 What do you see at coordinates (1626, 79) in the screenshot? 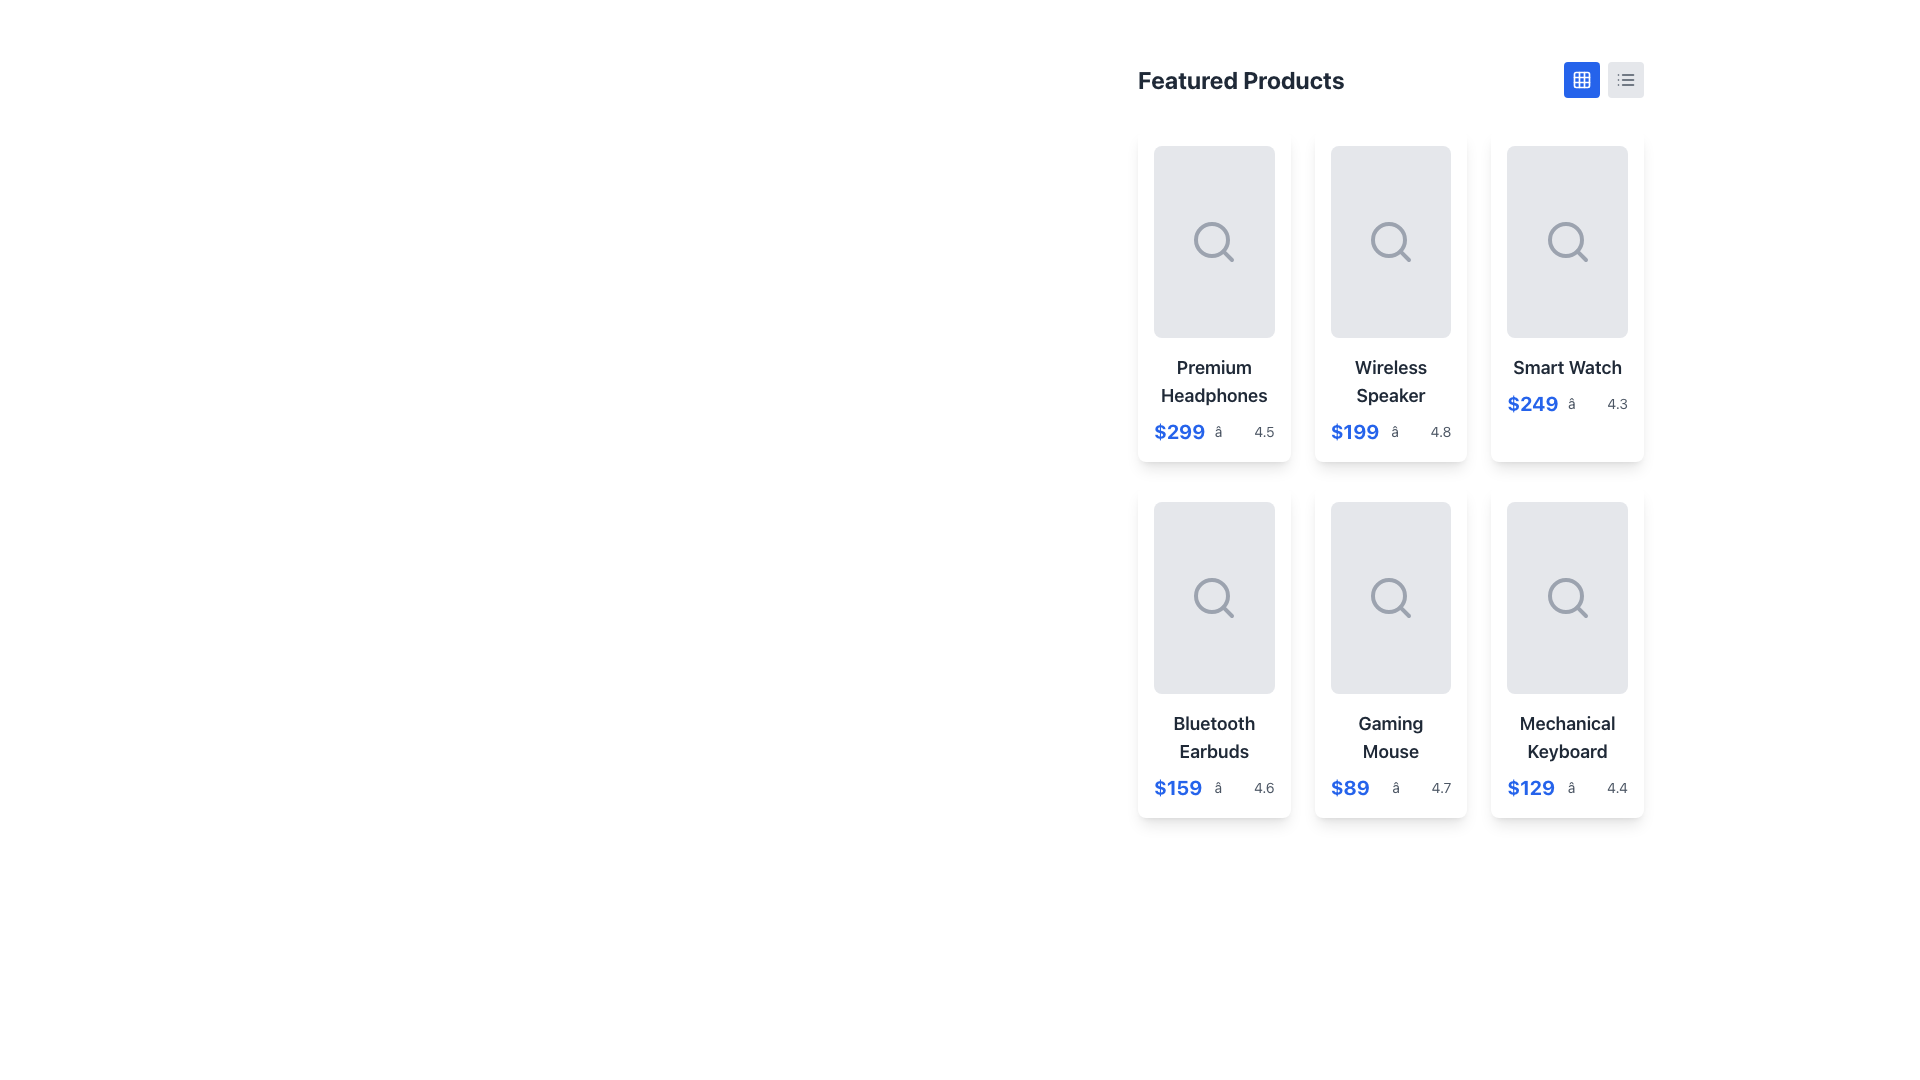
I see `the SVG icon representing a list view, located in the top right corner next to the blue grid icon` at bounding box center [1626, 79].